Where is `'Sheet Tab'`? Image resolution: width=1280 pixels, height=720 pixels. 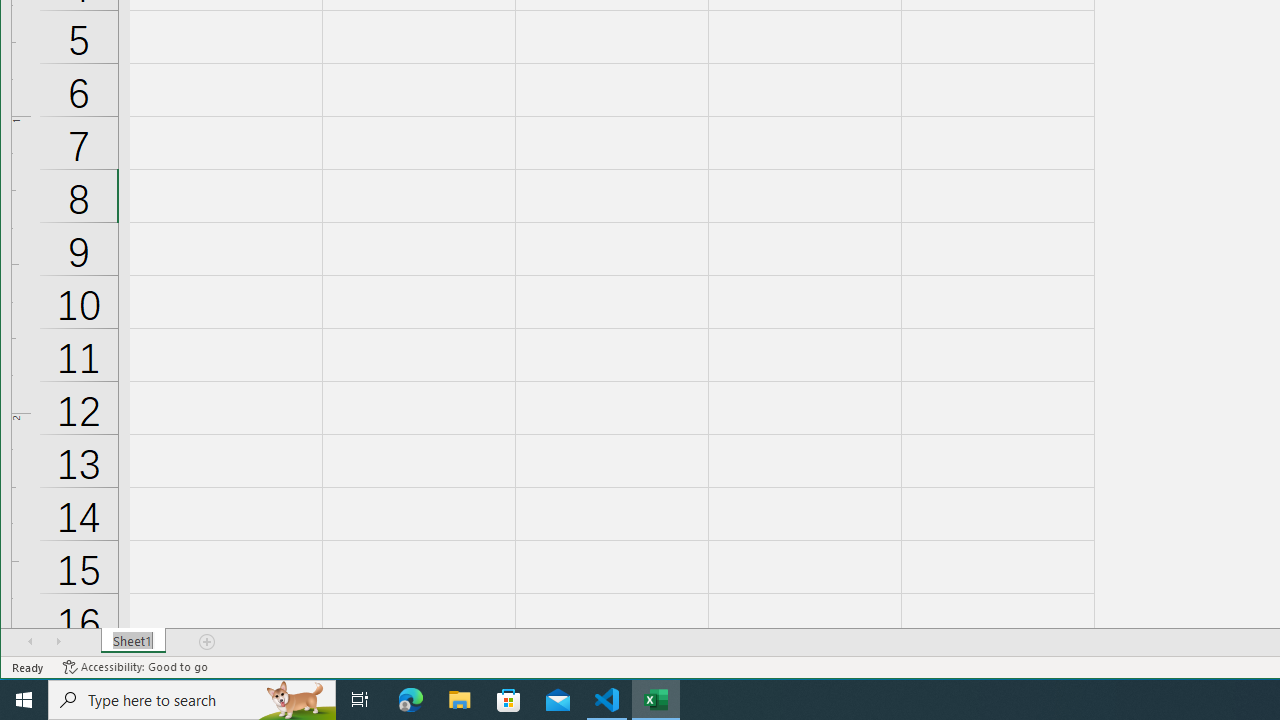 'Sheet Tab' is located at coordinates (132, 641).